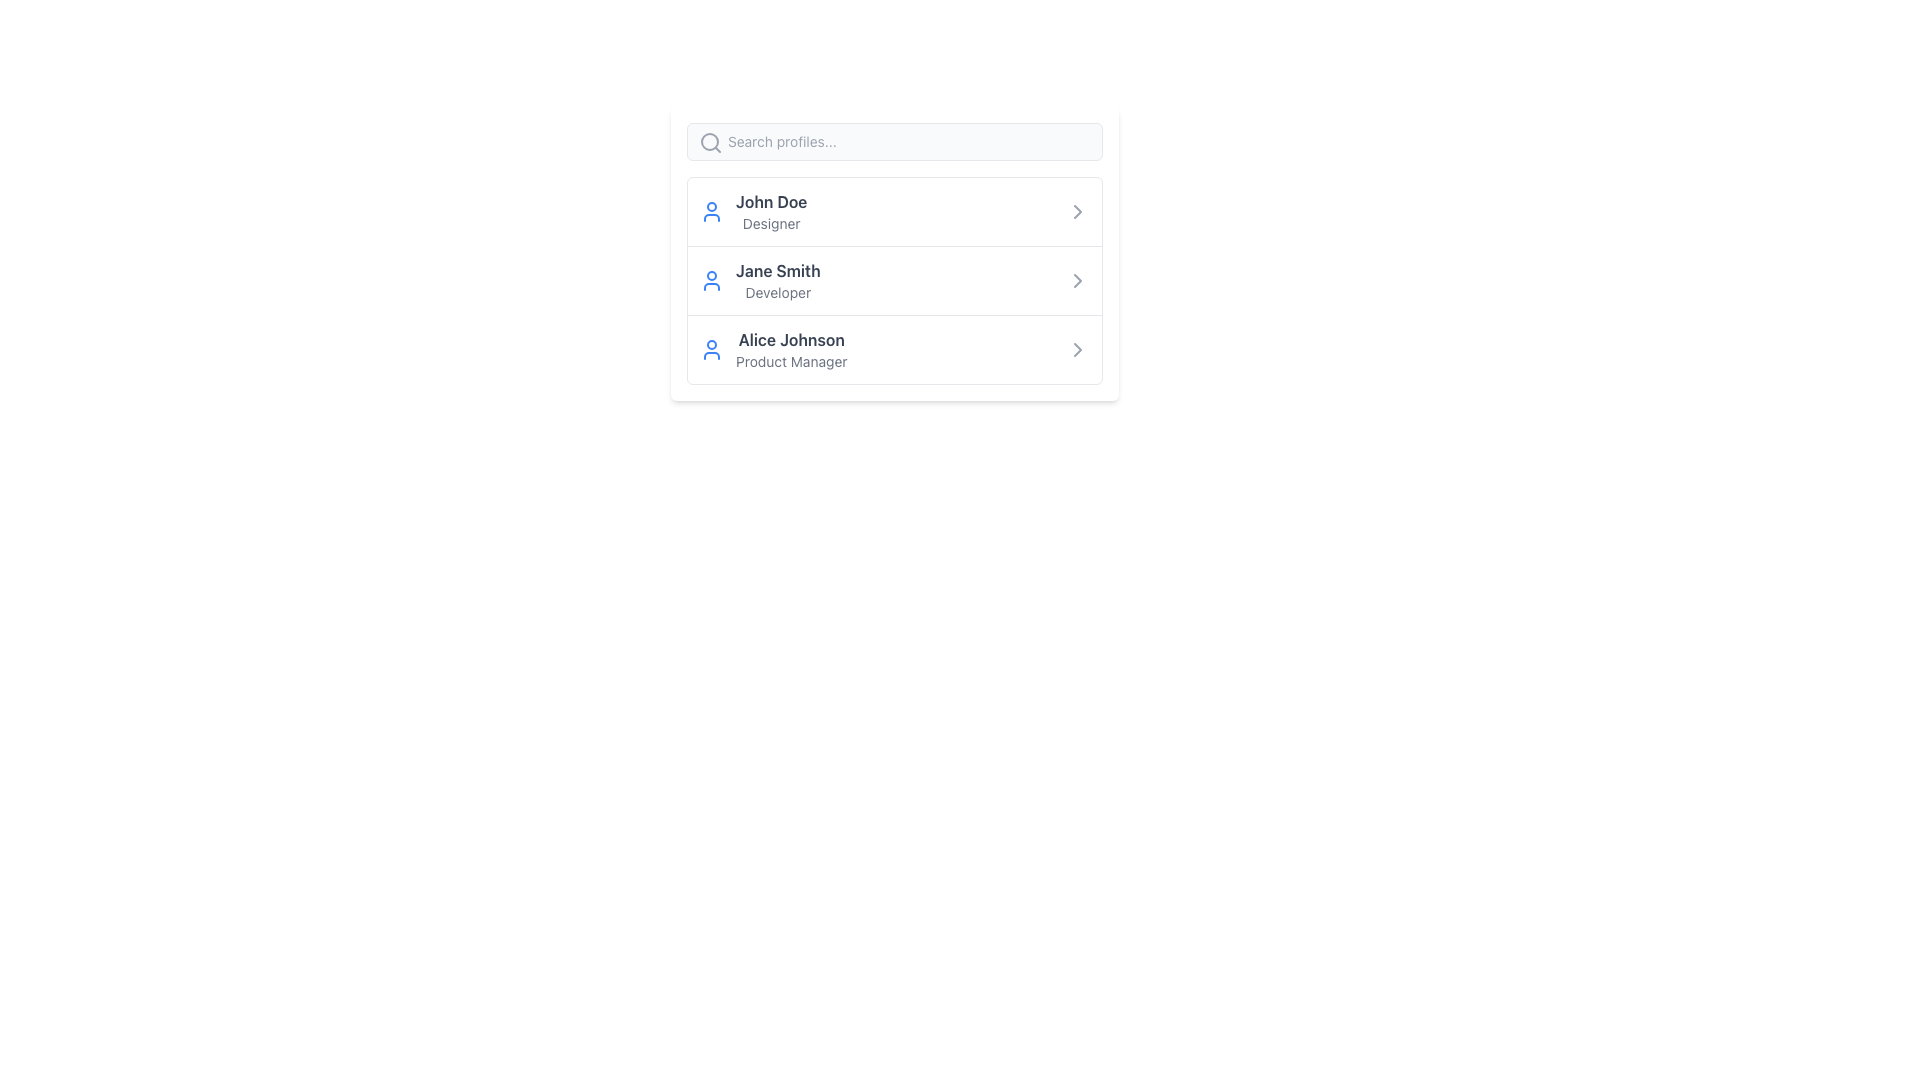 The height and width of the screenshot is (1080, 1920). What do you see at coordinates (710, 141) in the screenshot?
I see `the search icon located at the upper-left side of the search bar, preceding the text input field labeled 'Search profiles...'` at bounding box center [710, 141].